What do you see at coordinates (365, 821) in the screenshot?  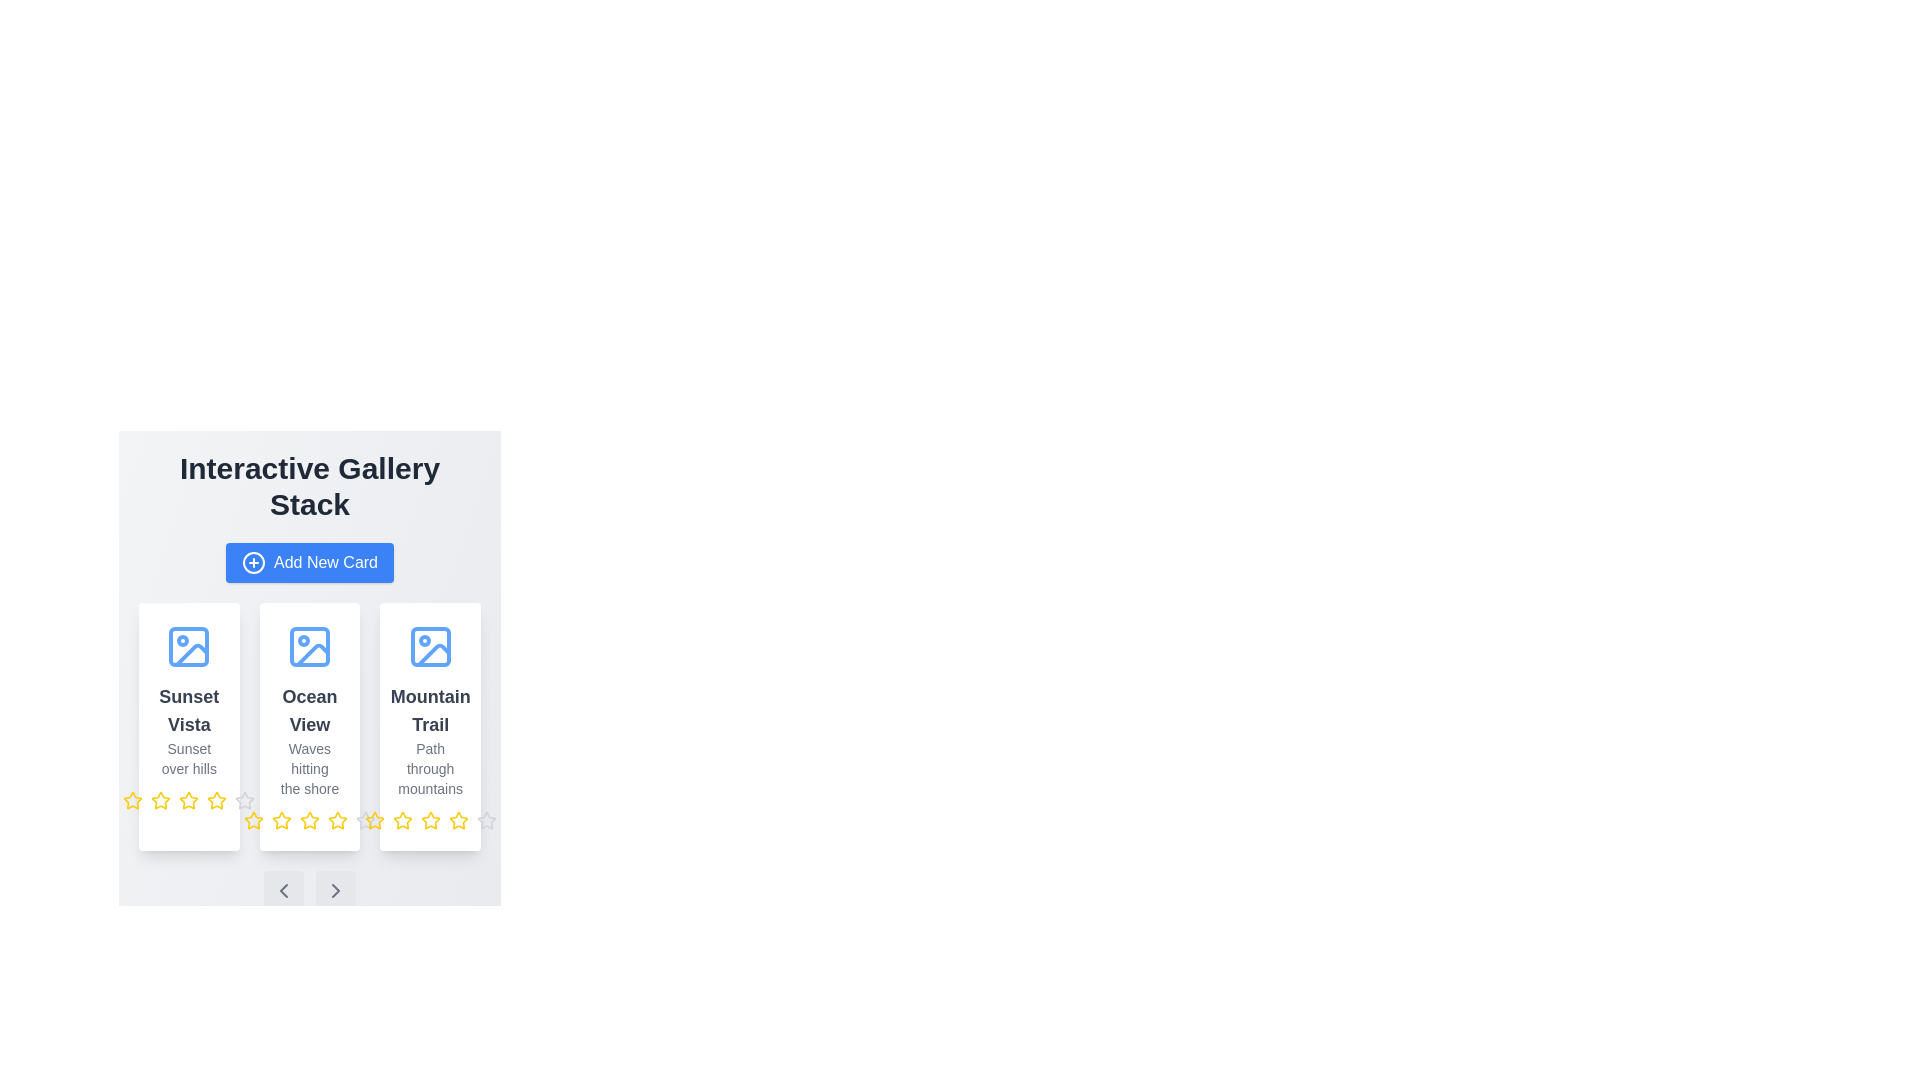 I see `the last star-shaped gray icon in the rating section of the 'Mountain Trail' card` at bounding box center [365, 821].